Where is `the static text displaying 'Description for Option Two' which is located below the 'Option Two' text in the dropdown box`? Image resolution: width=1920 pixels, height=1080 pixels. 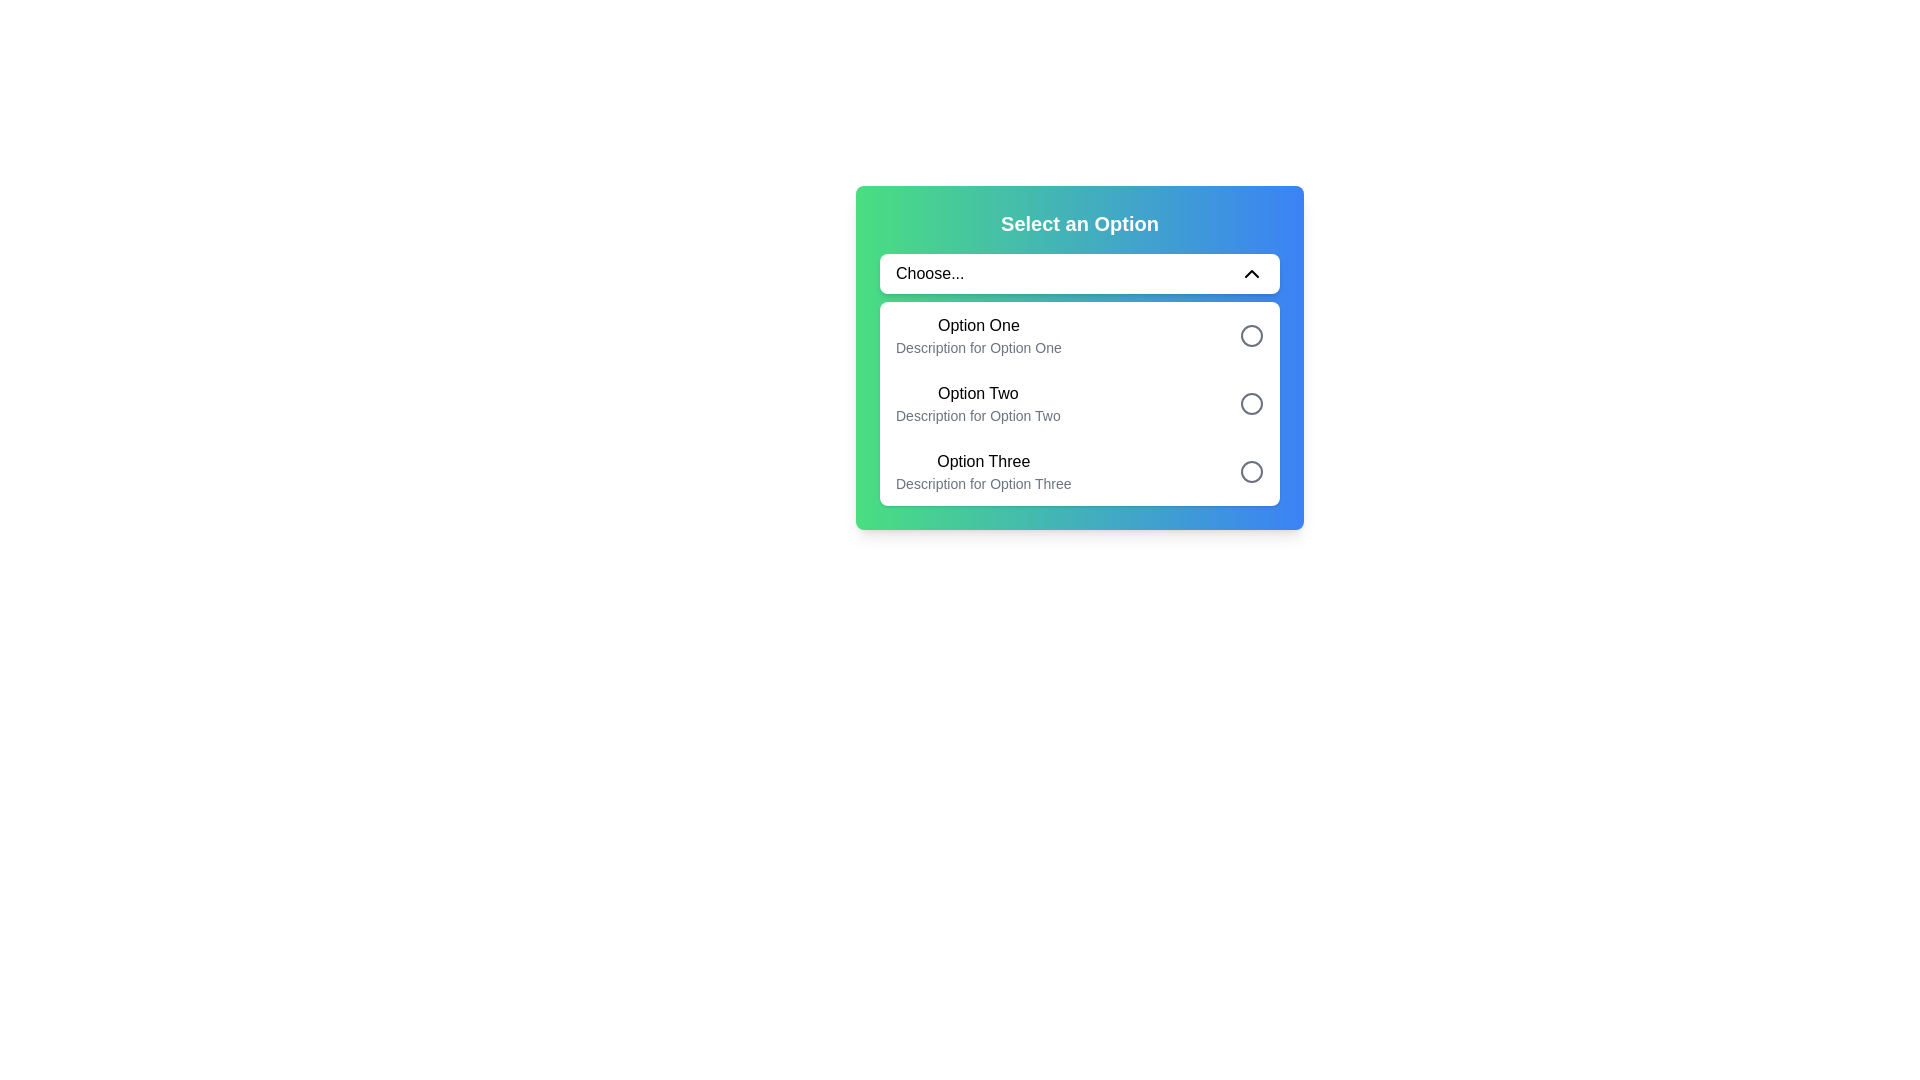 the static text displaying 'Description for Option Two' which is located below the 'Option Two' text in the dropdown box is located at coordinates (978, 415).